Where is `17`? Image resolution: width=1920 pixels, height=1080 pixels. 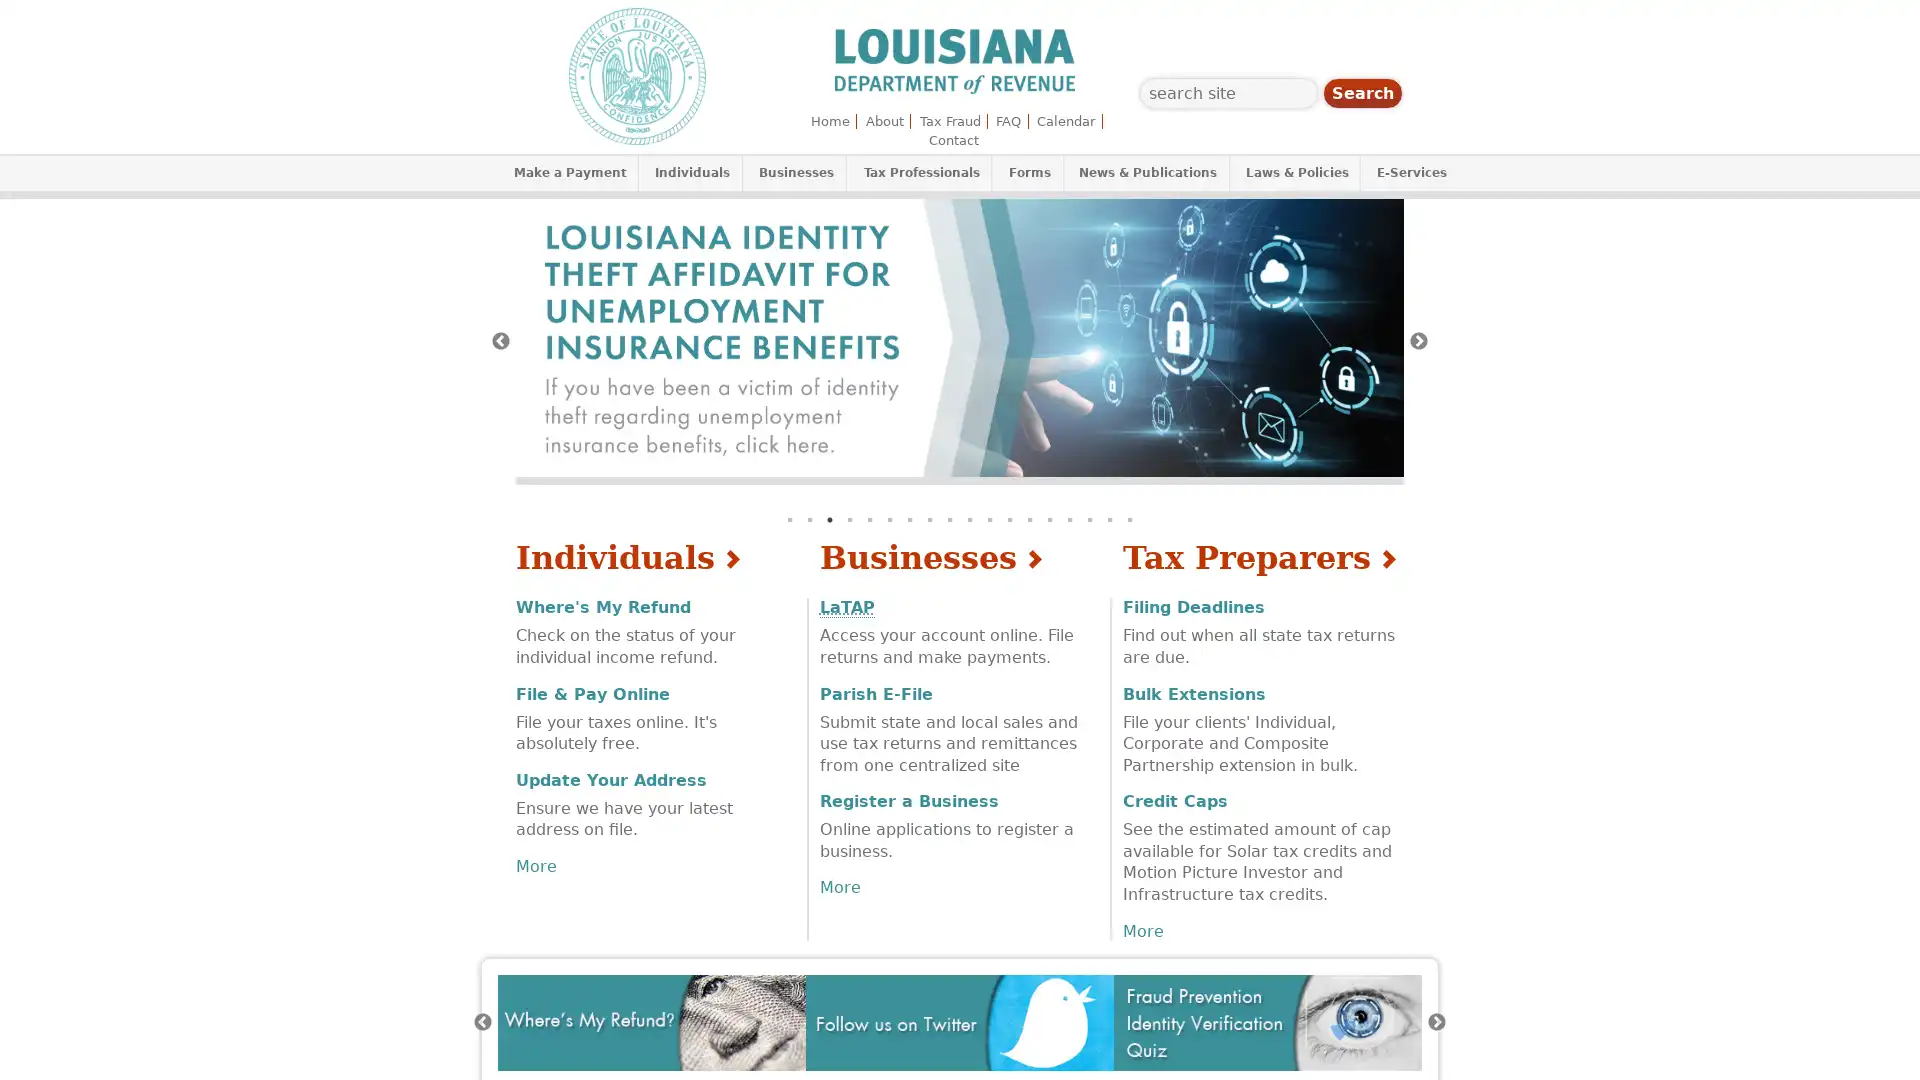 17 is located at coordinates (1108, 519).